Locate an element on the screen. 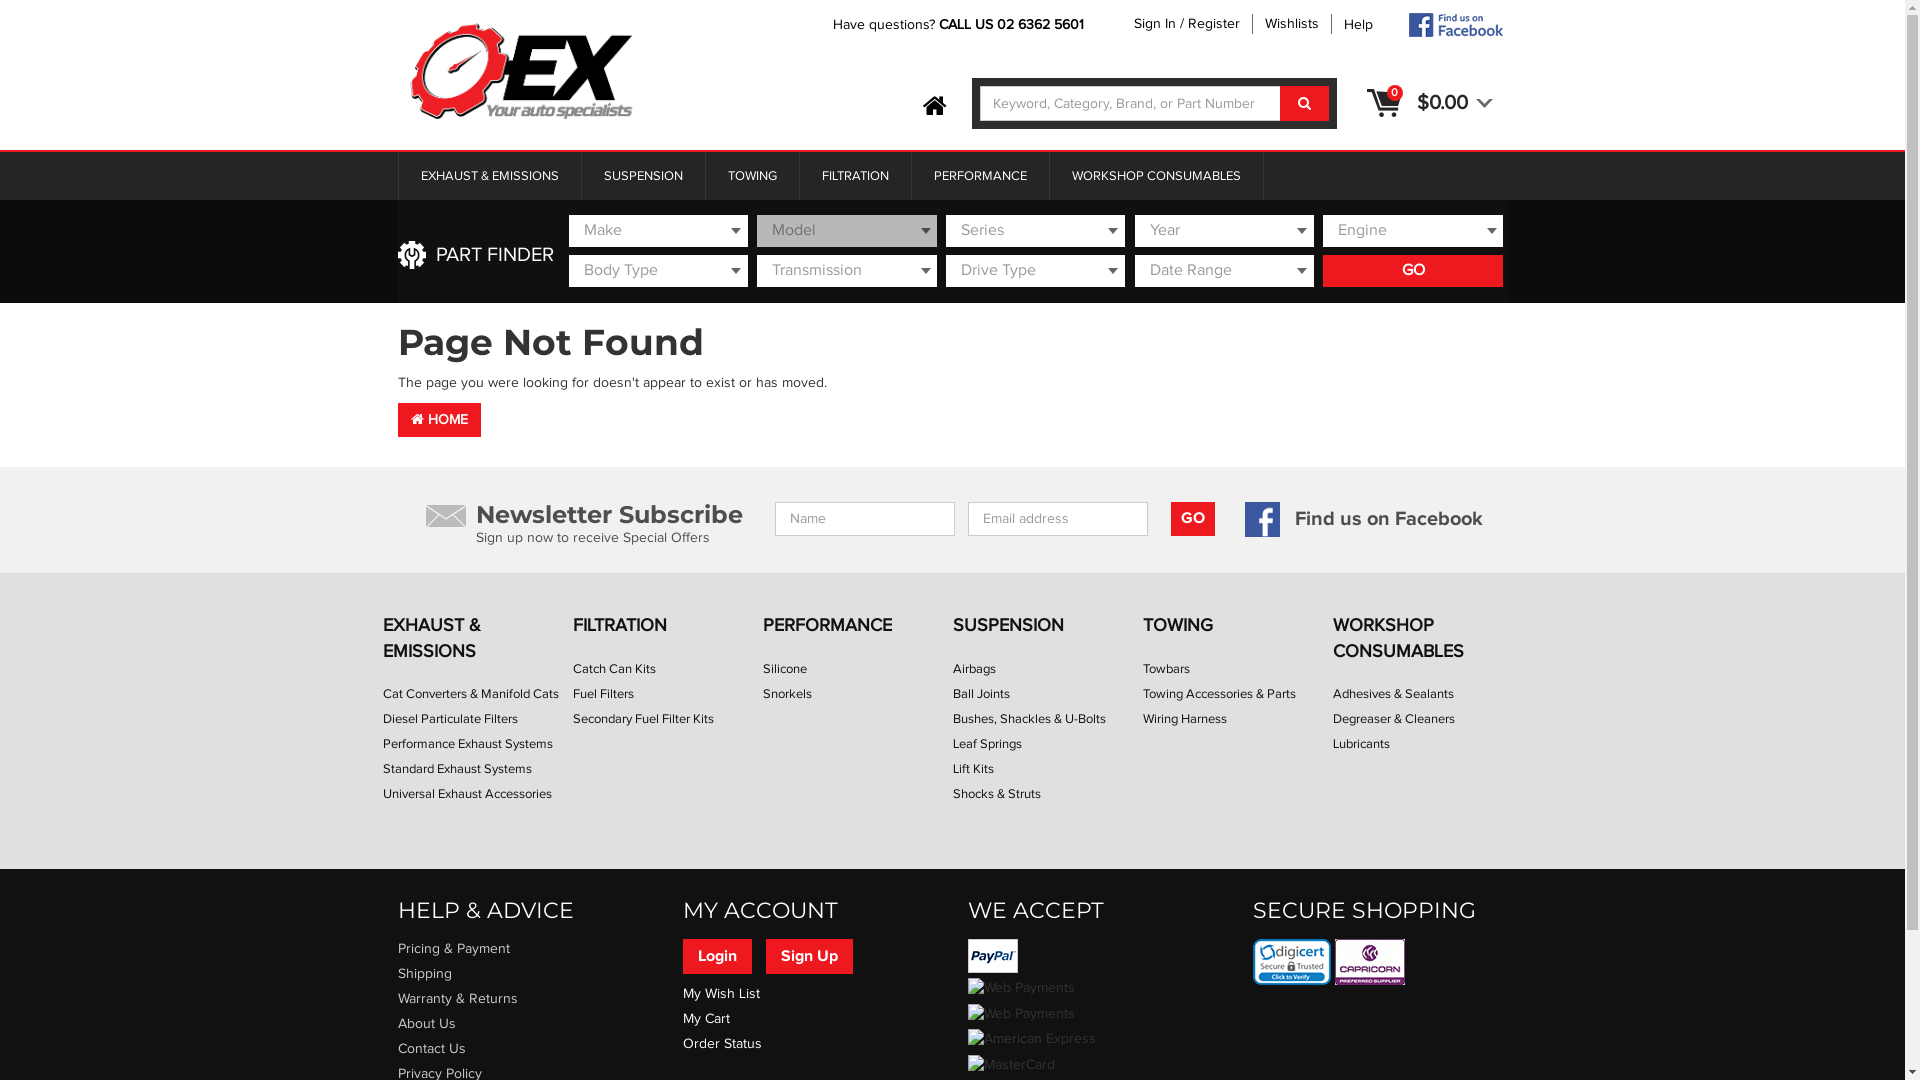 The image size is (1920, 1080). 'My Wish List' is located at coordinates (720, 994).